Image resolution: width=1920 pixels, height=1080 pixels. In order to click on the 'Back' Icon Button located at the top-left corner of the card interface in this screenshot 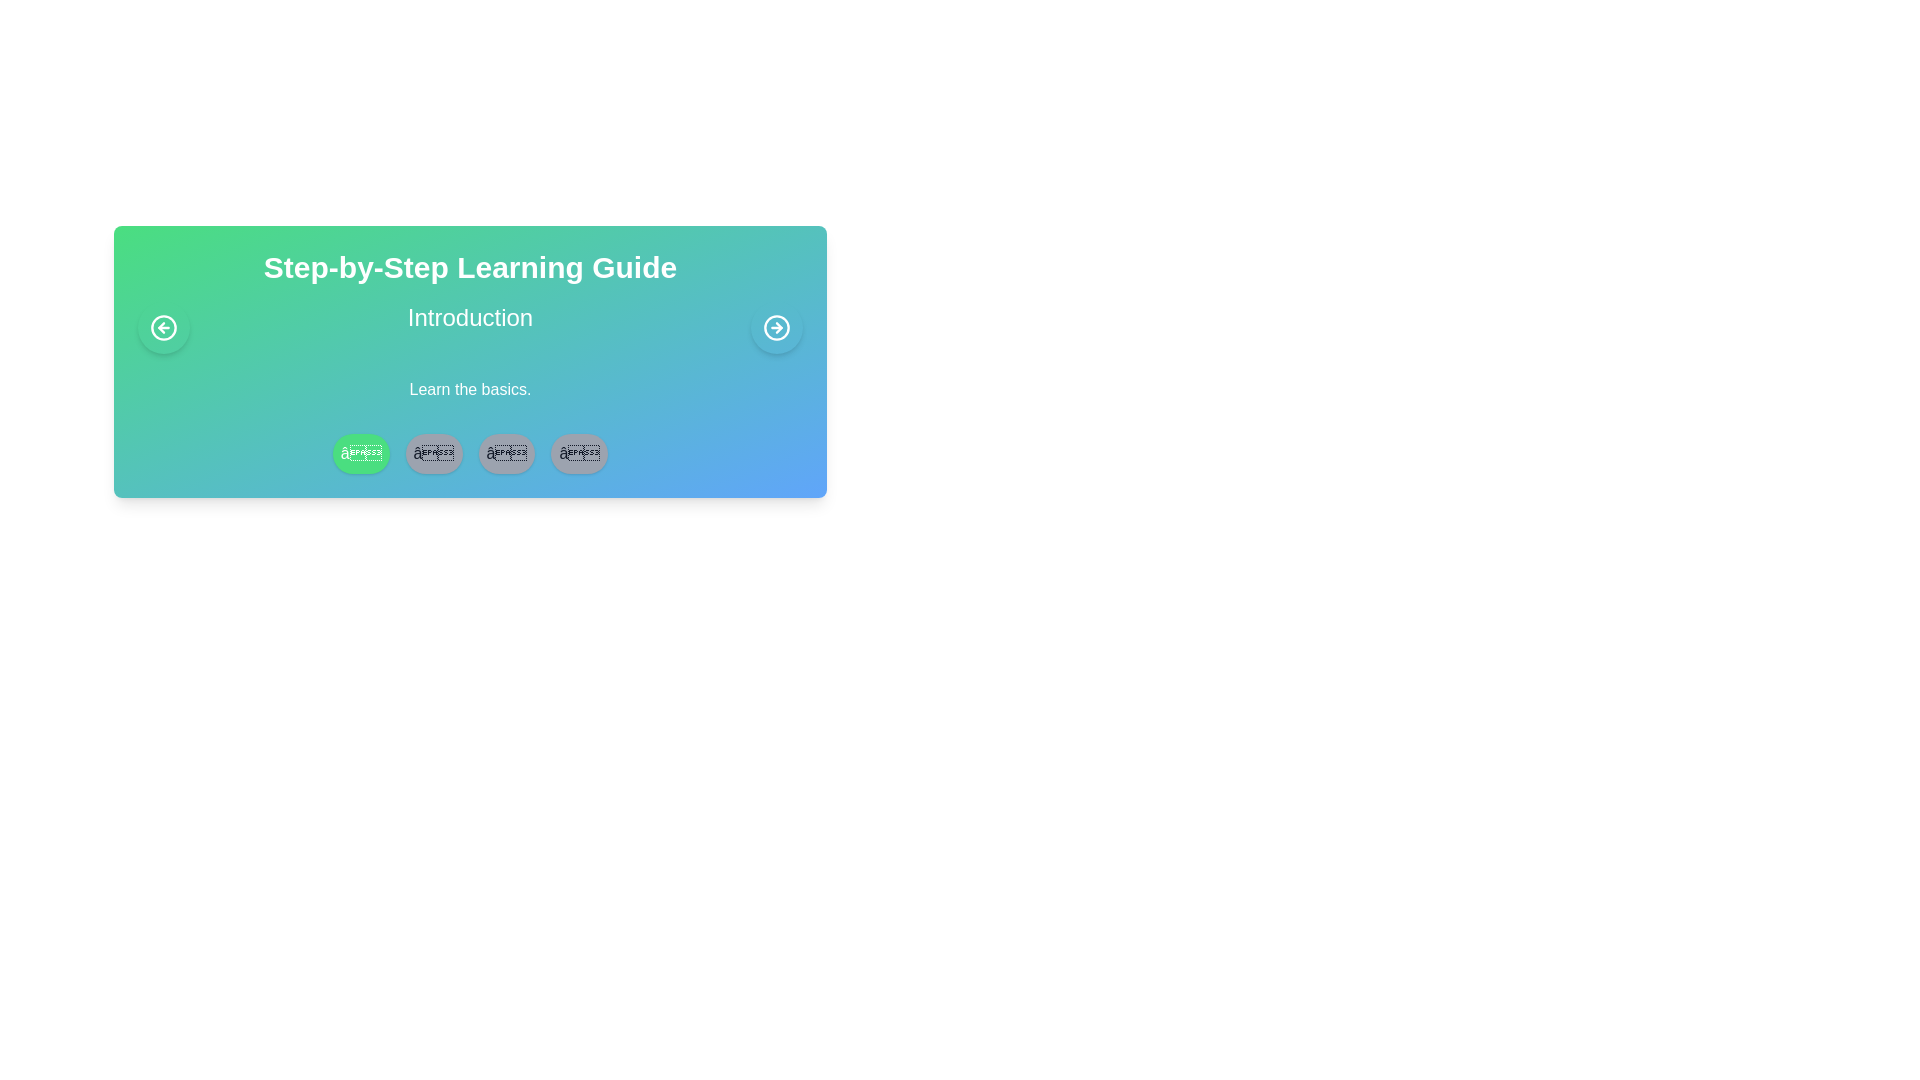, I will do `click(163, 326)`.